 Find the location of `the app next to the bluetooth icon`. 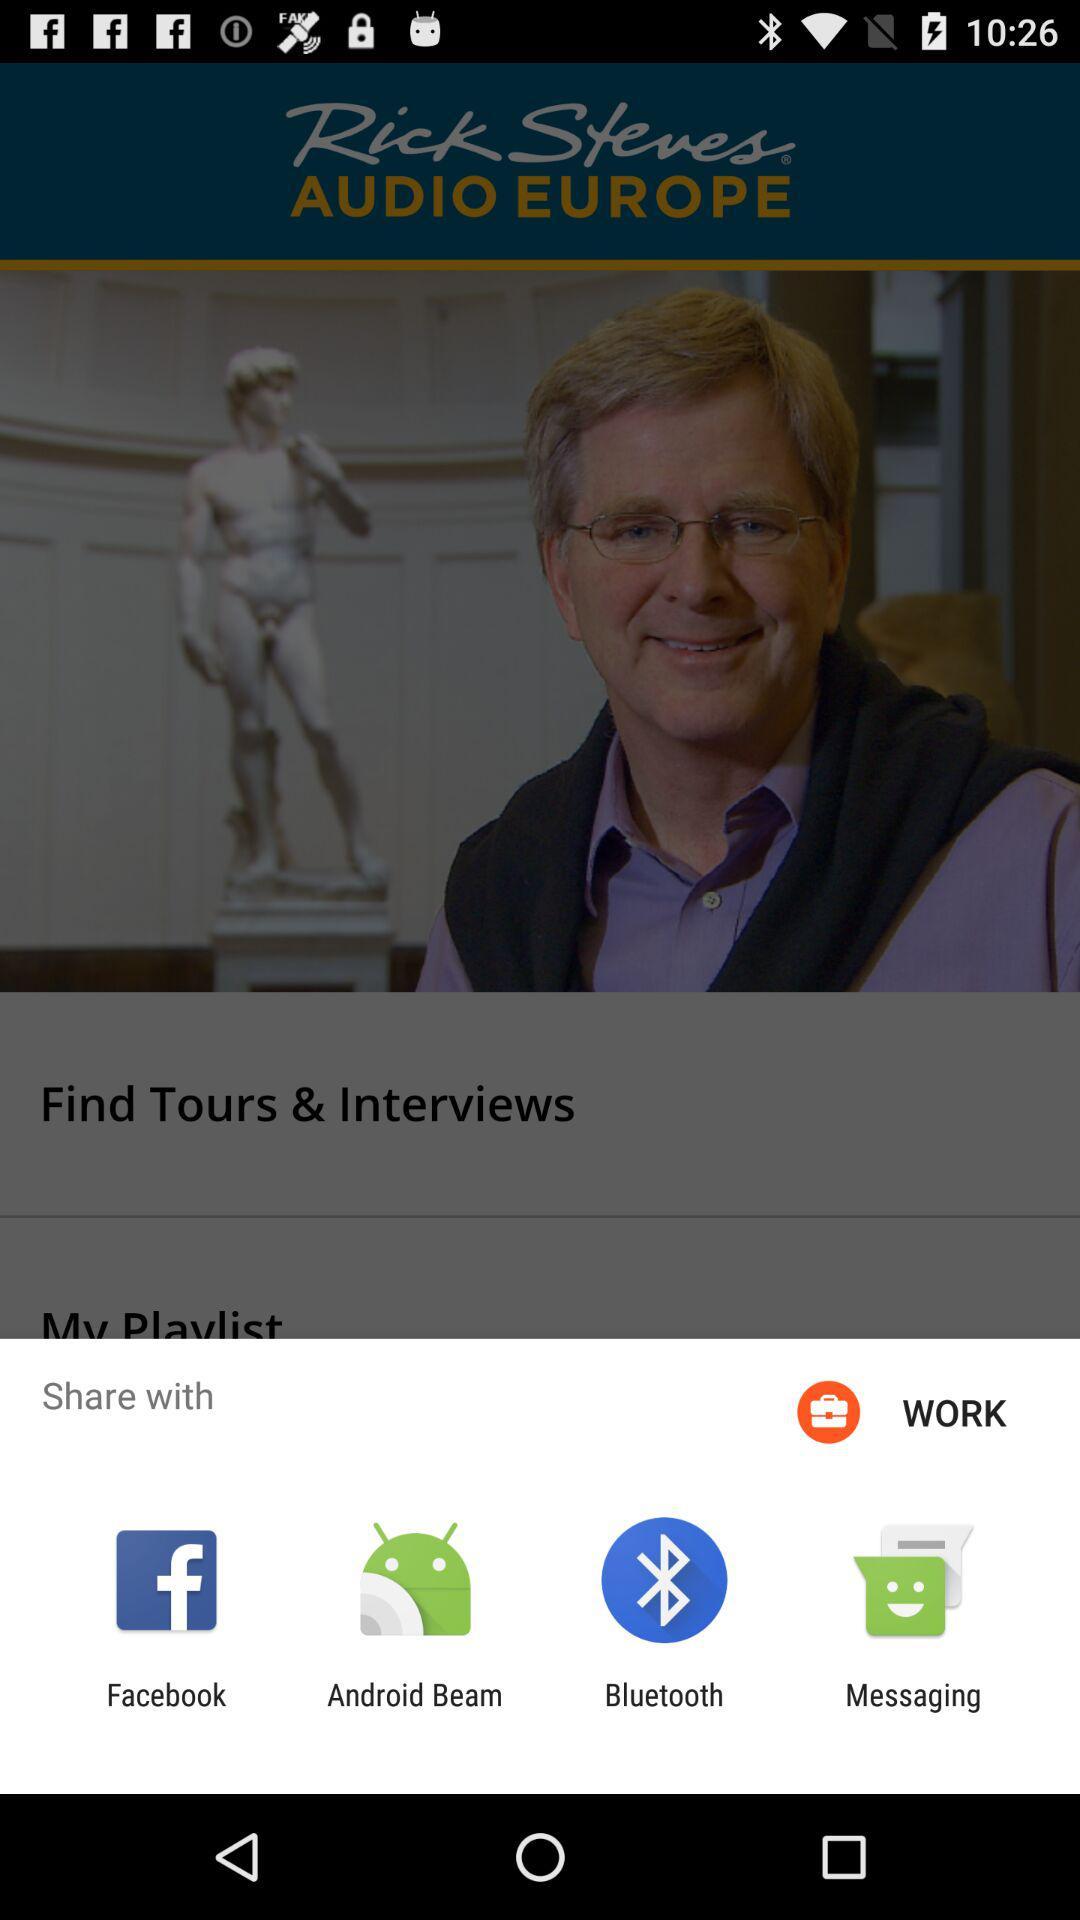

the app next to the bluetooth icon is located at coordinates (913, 1711).